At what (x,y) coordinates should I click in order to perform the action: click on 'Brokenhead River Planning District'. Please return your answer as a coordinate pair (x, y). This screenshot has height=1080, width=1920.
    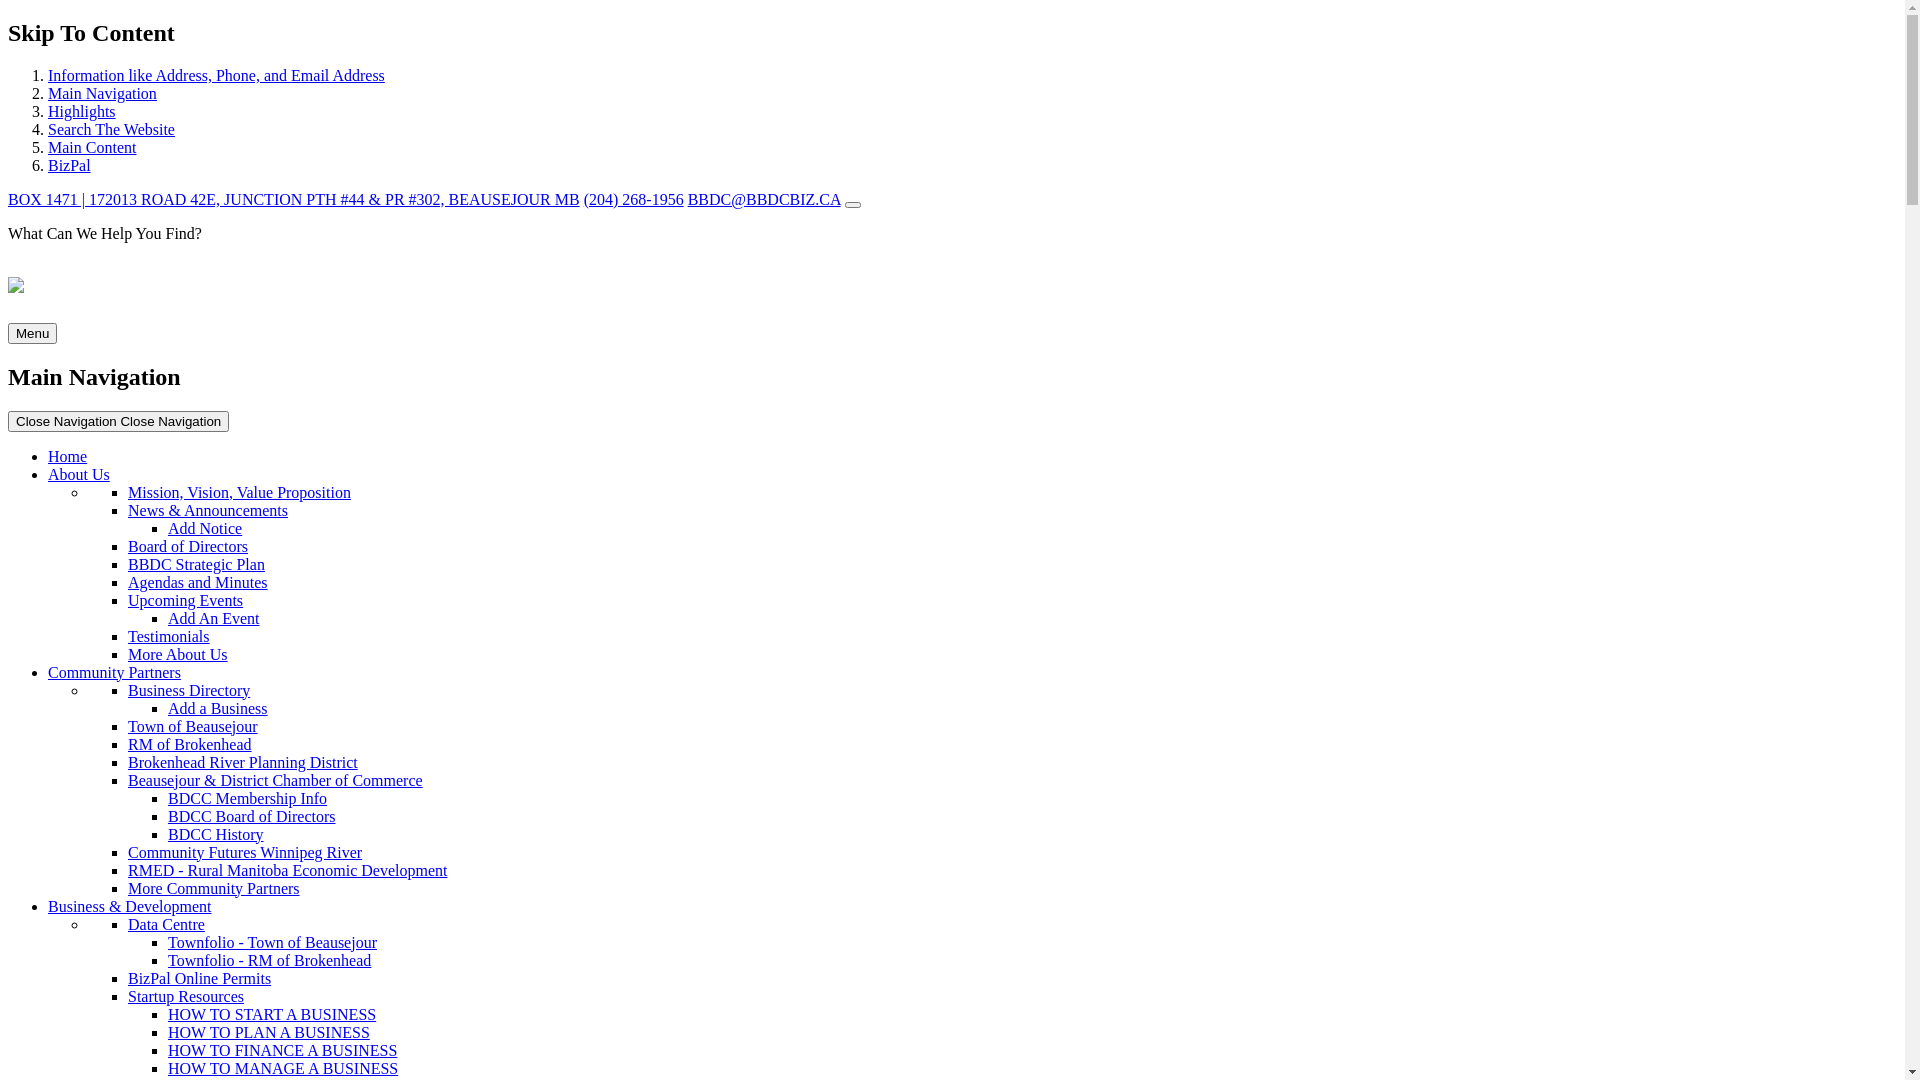
    Looking at the image, I should click on (242, 762).